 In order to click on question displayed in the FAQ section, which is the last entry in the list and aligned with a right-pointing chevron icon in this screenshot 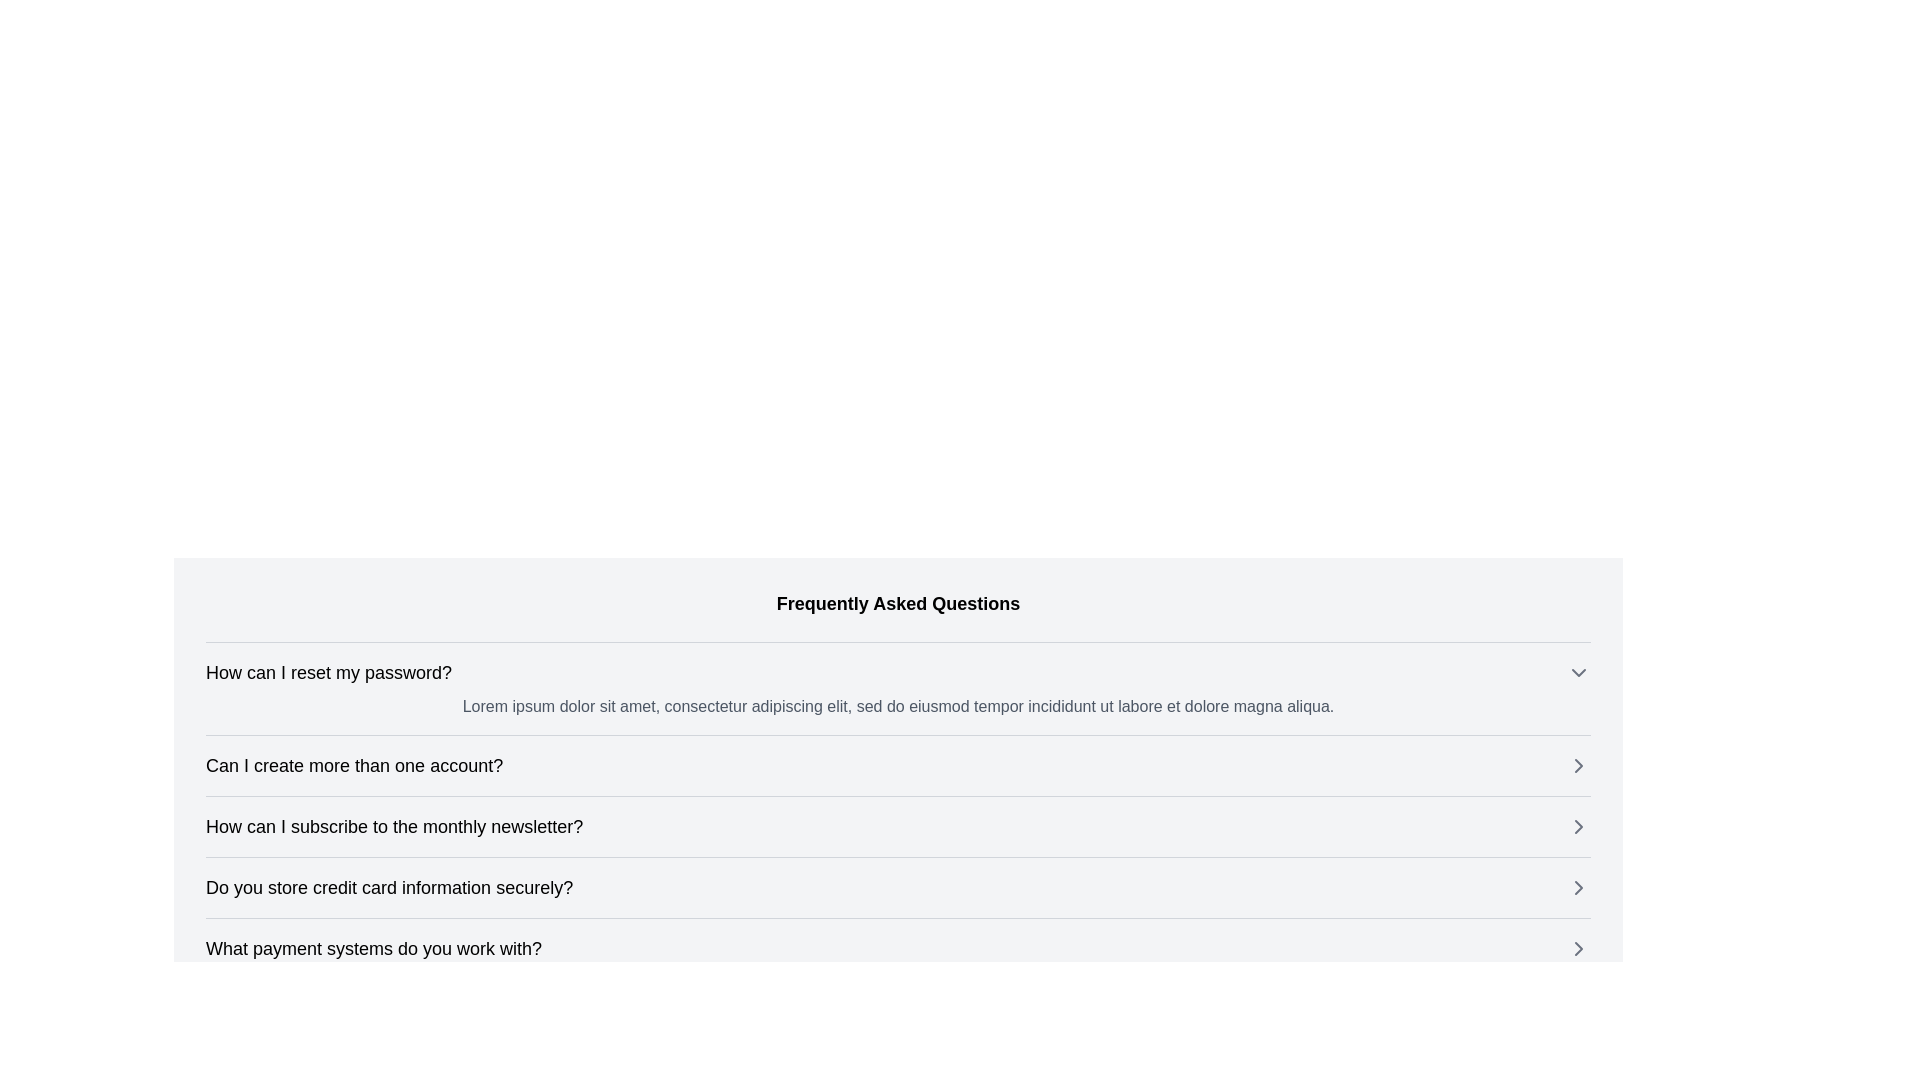, I will do `click(374, 947)`.